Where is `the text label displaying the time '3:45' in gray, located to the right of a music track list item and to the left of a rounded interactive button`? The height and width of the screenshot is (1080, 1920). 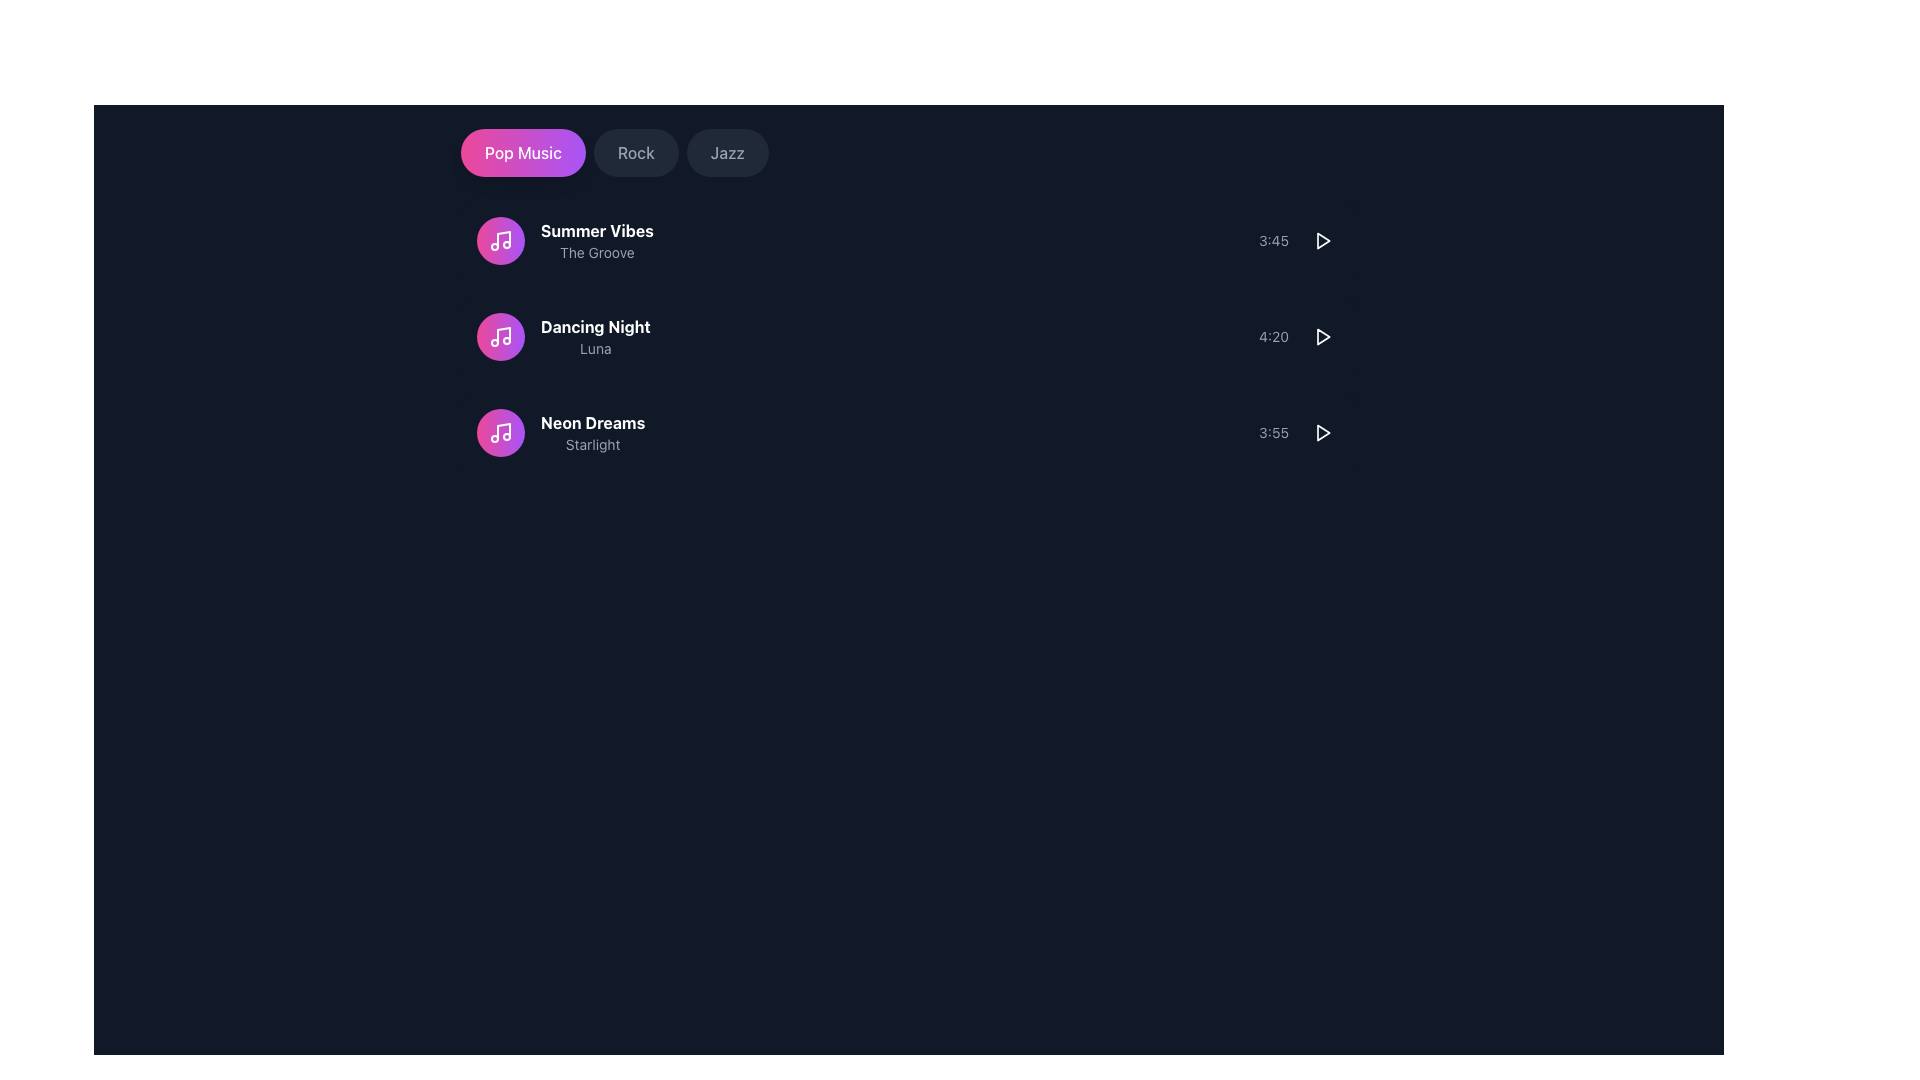
the text label displaying the time '3:45' in gray, located to the right of a music track list item and to the left of a rounded interactive button is located at coordinates (1272, 239).